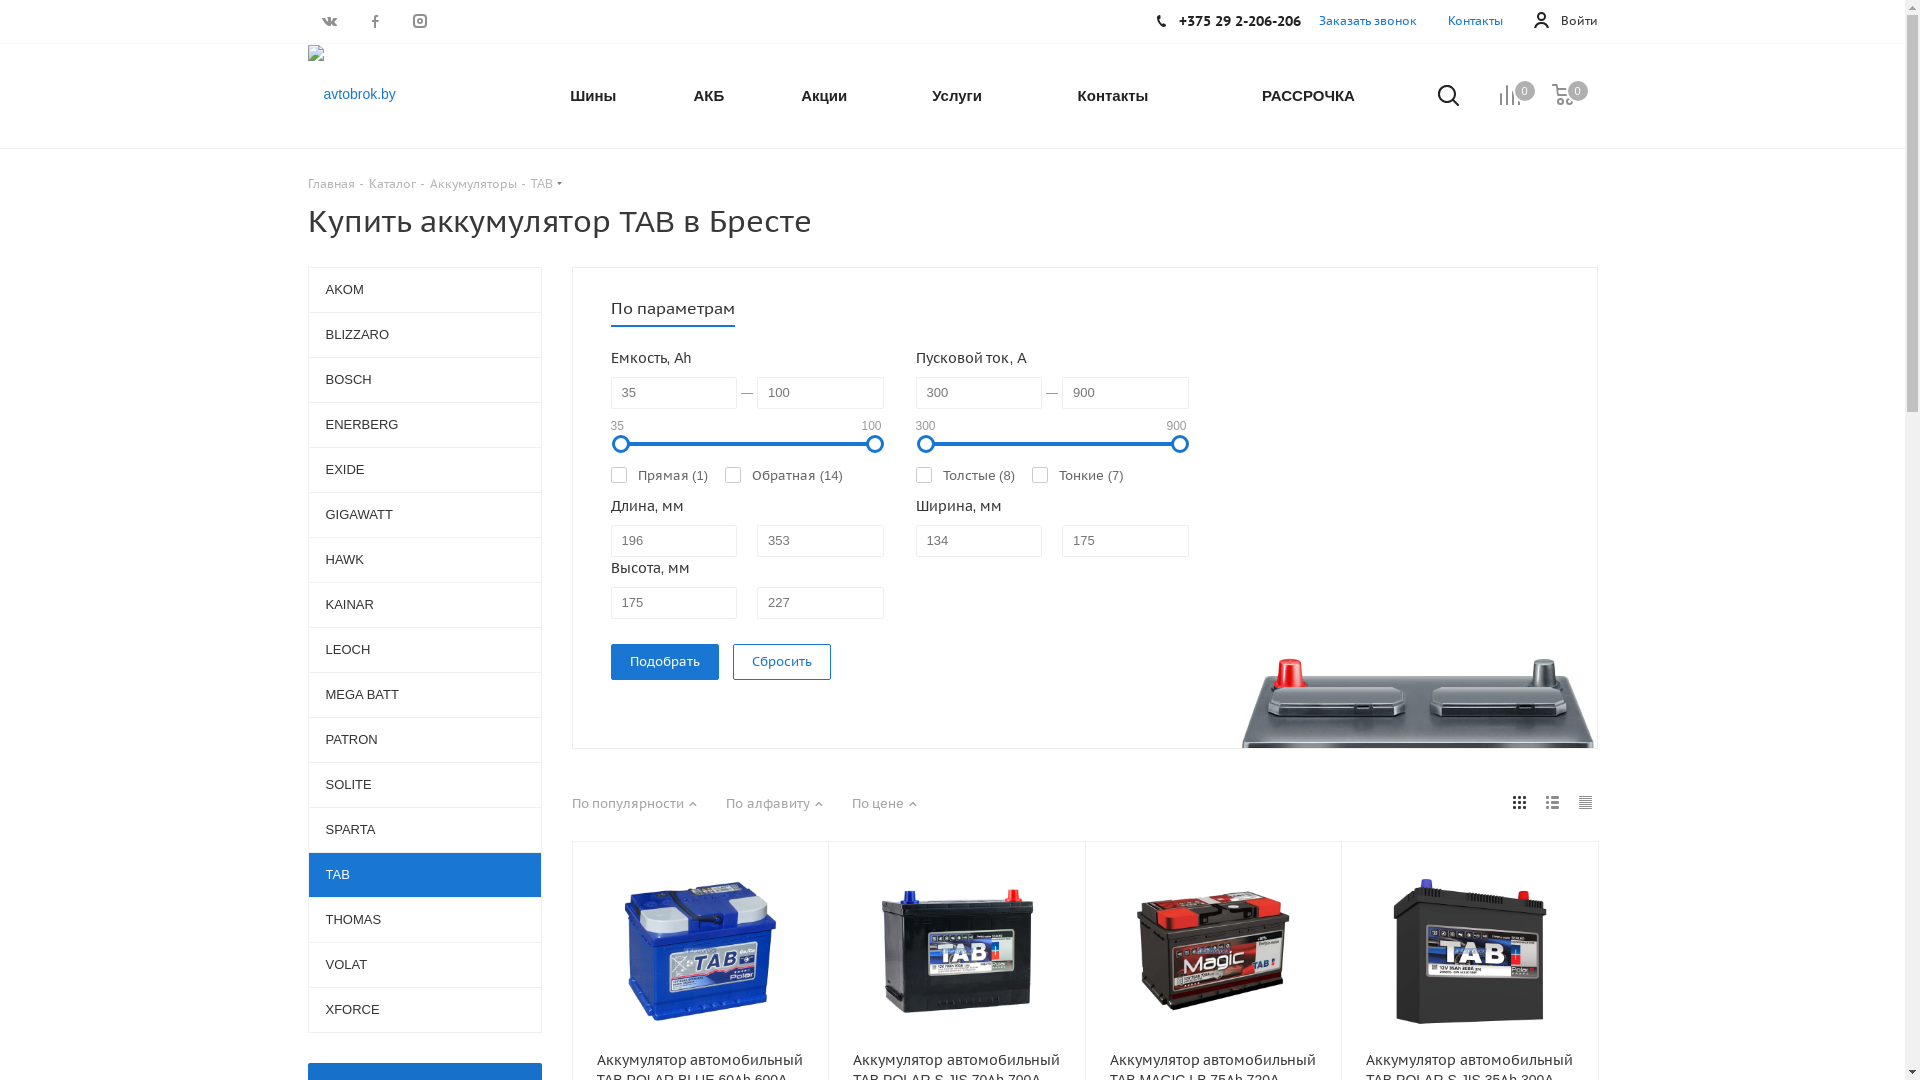  Describe the element at coordinates (306, 1010) in the screenshot. I see `'XFORCE'` at that location.